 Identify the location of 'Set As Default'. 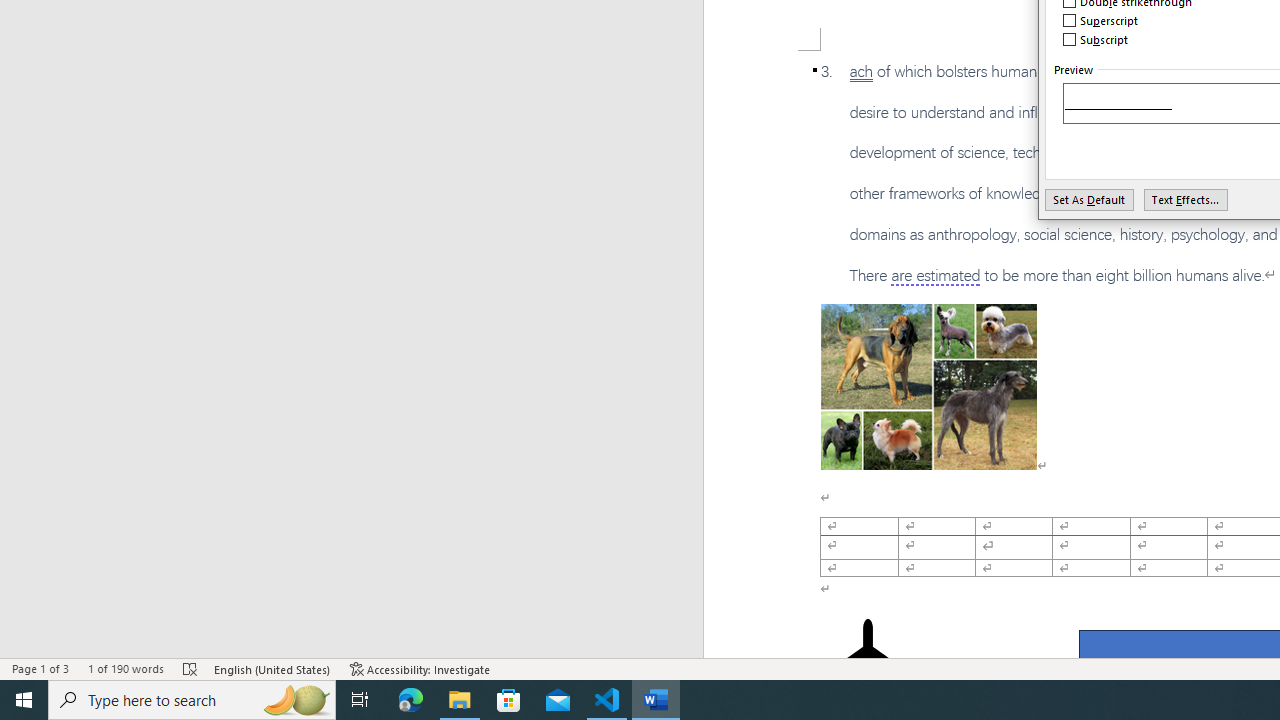
(1088, 199).